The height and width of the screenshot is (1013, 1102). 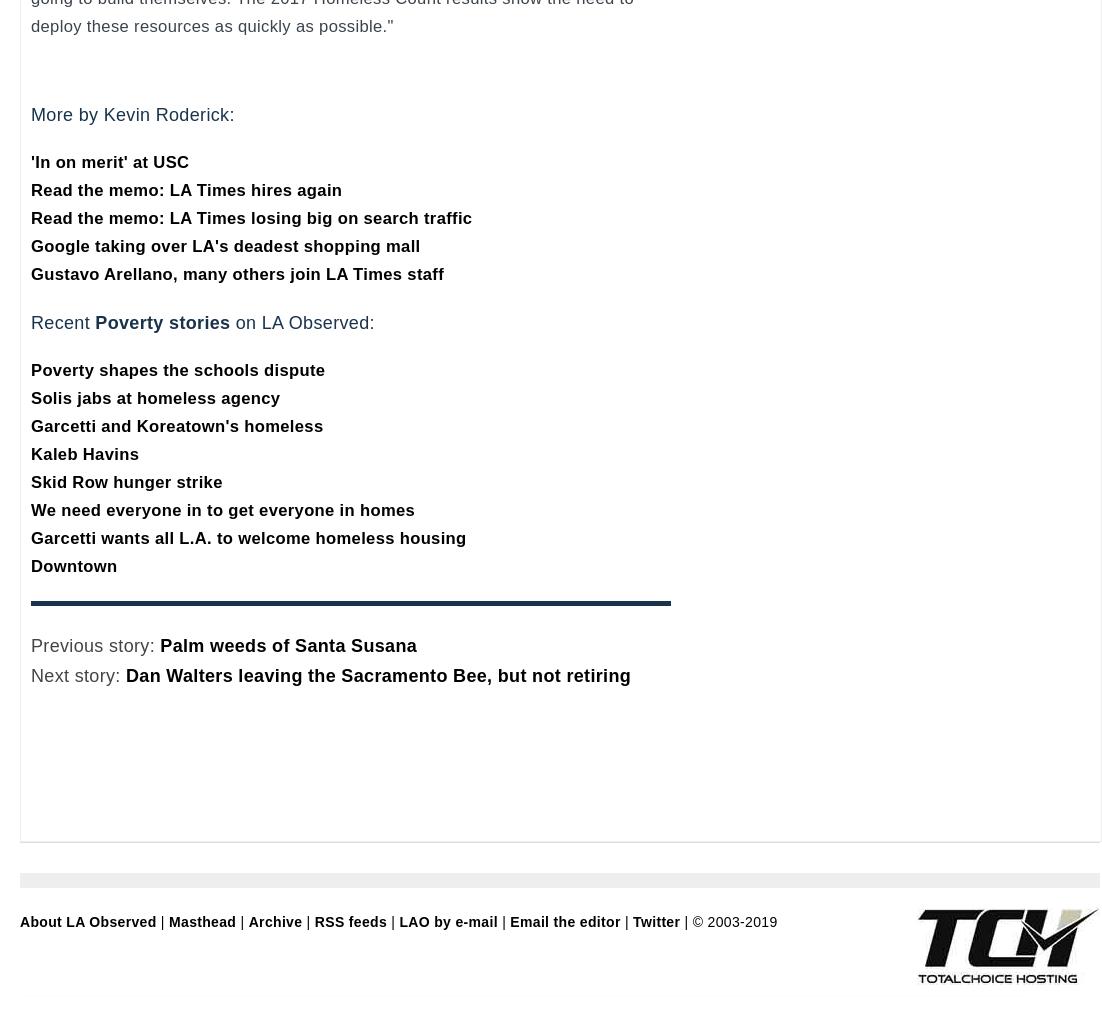 What do you see at coordinates (224, 245) in the screenshot?
I see `'Google taking over LA's deadest shopping mall'` at bounding box center [224, 245].